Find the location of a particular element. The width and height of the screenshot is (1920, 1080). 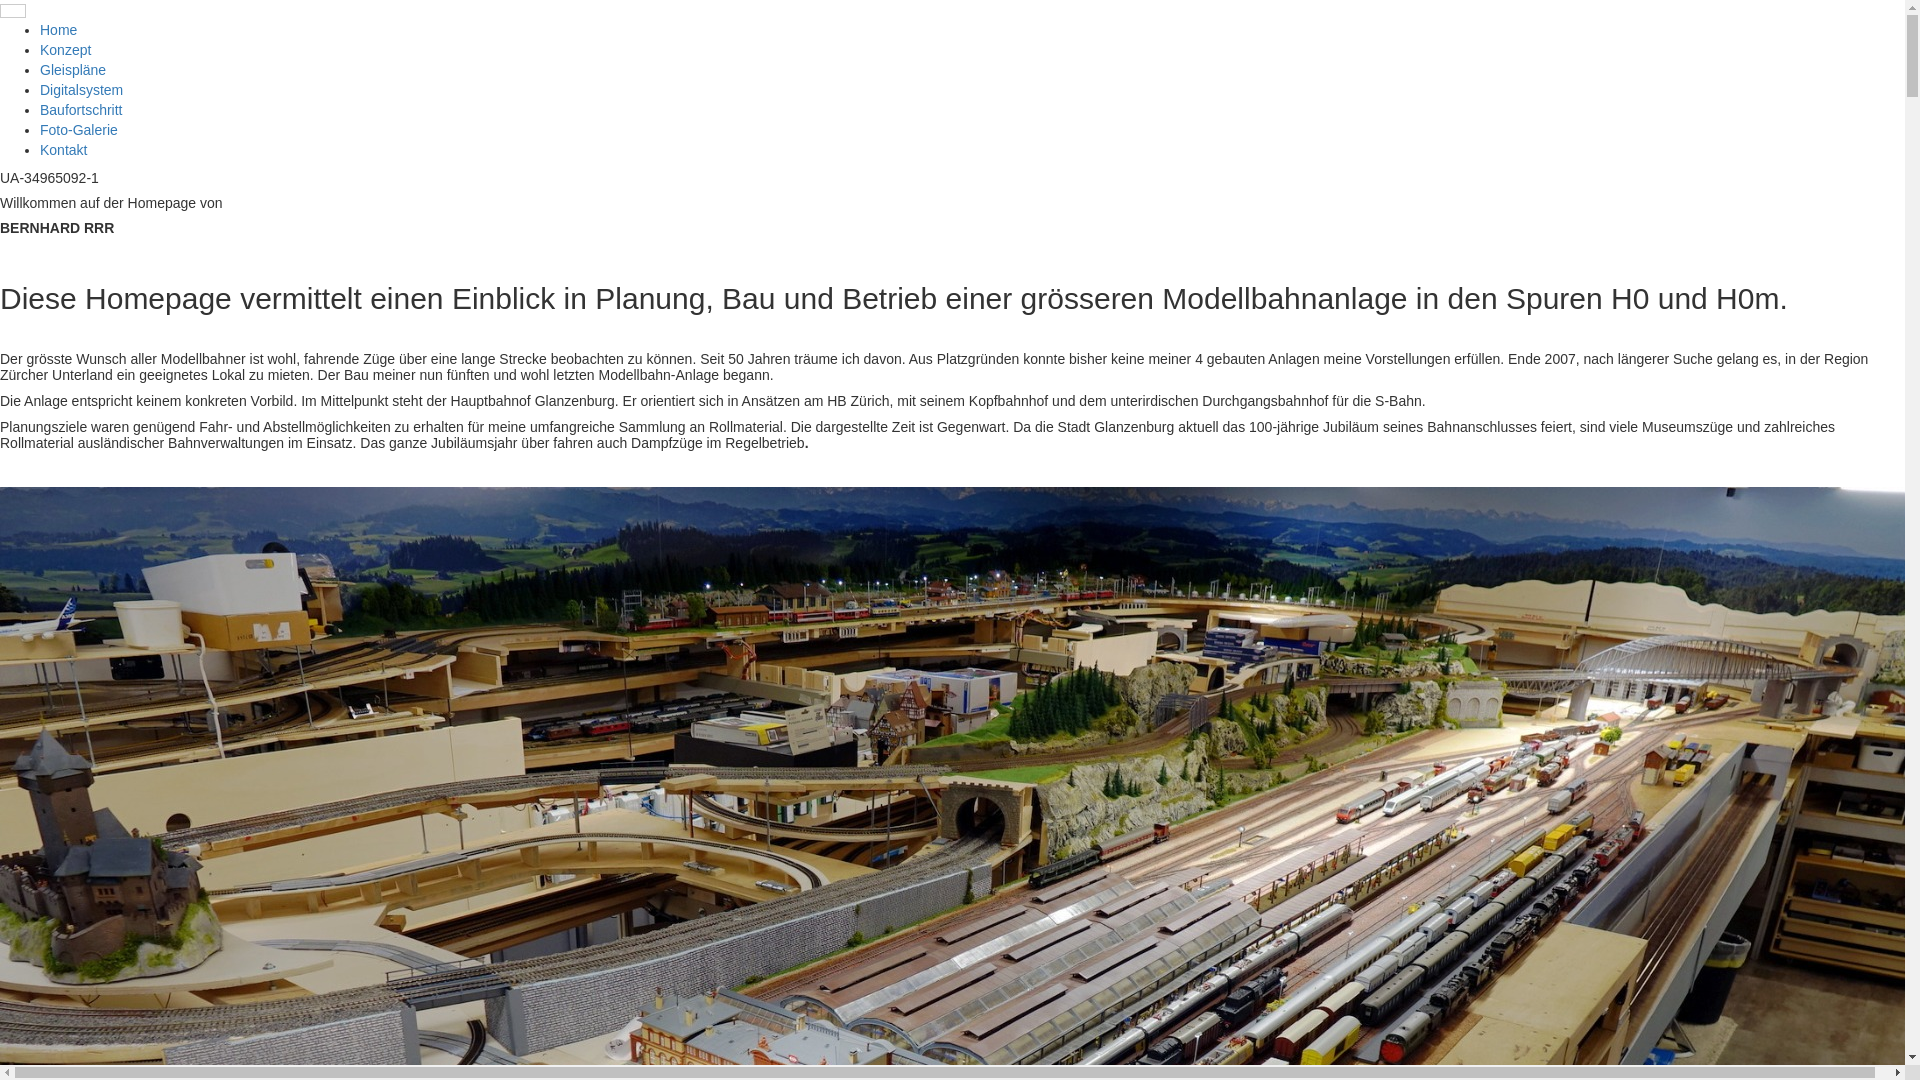

'Foto-Galerie' is located at coordinates (78, 130).